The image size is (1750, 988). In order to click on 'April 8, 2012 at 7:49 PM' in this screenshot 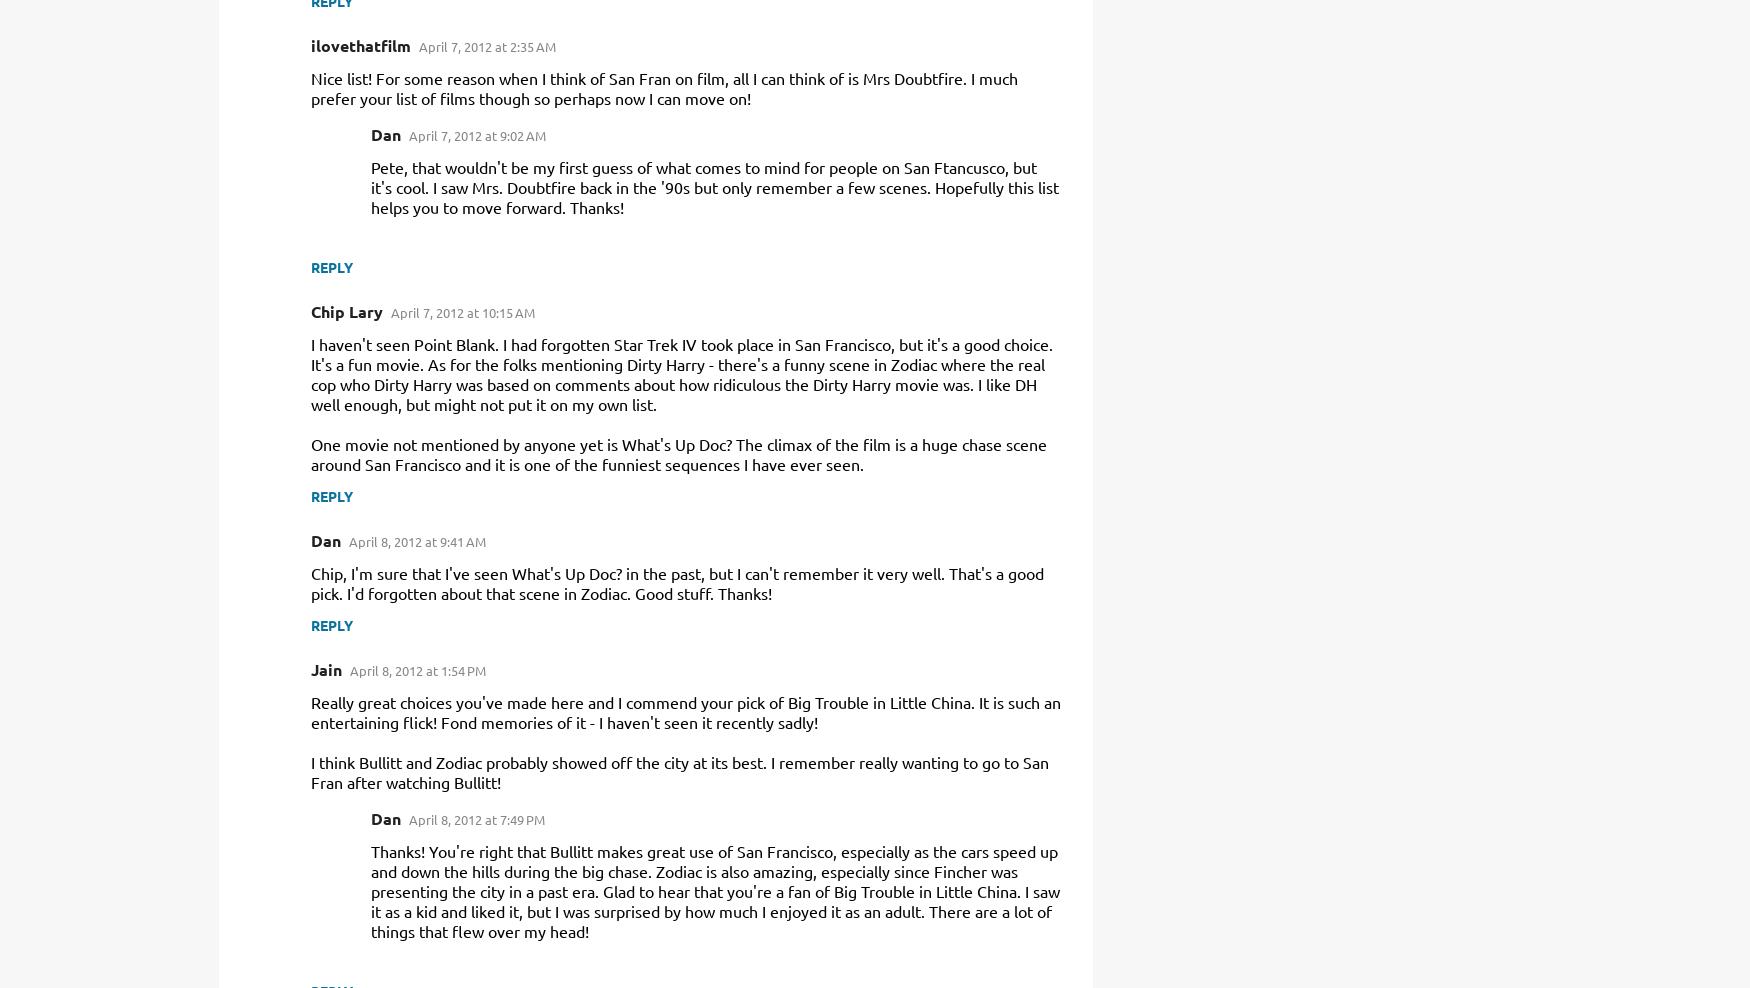, I will do `click(407, 819)`.